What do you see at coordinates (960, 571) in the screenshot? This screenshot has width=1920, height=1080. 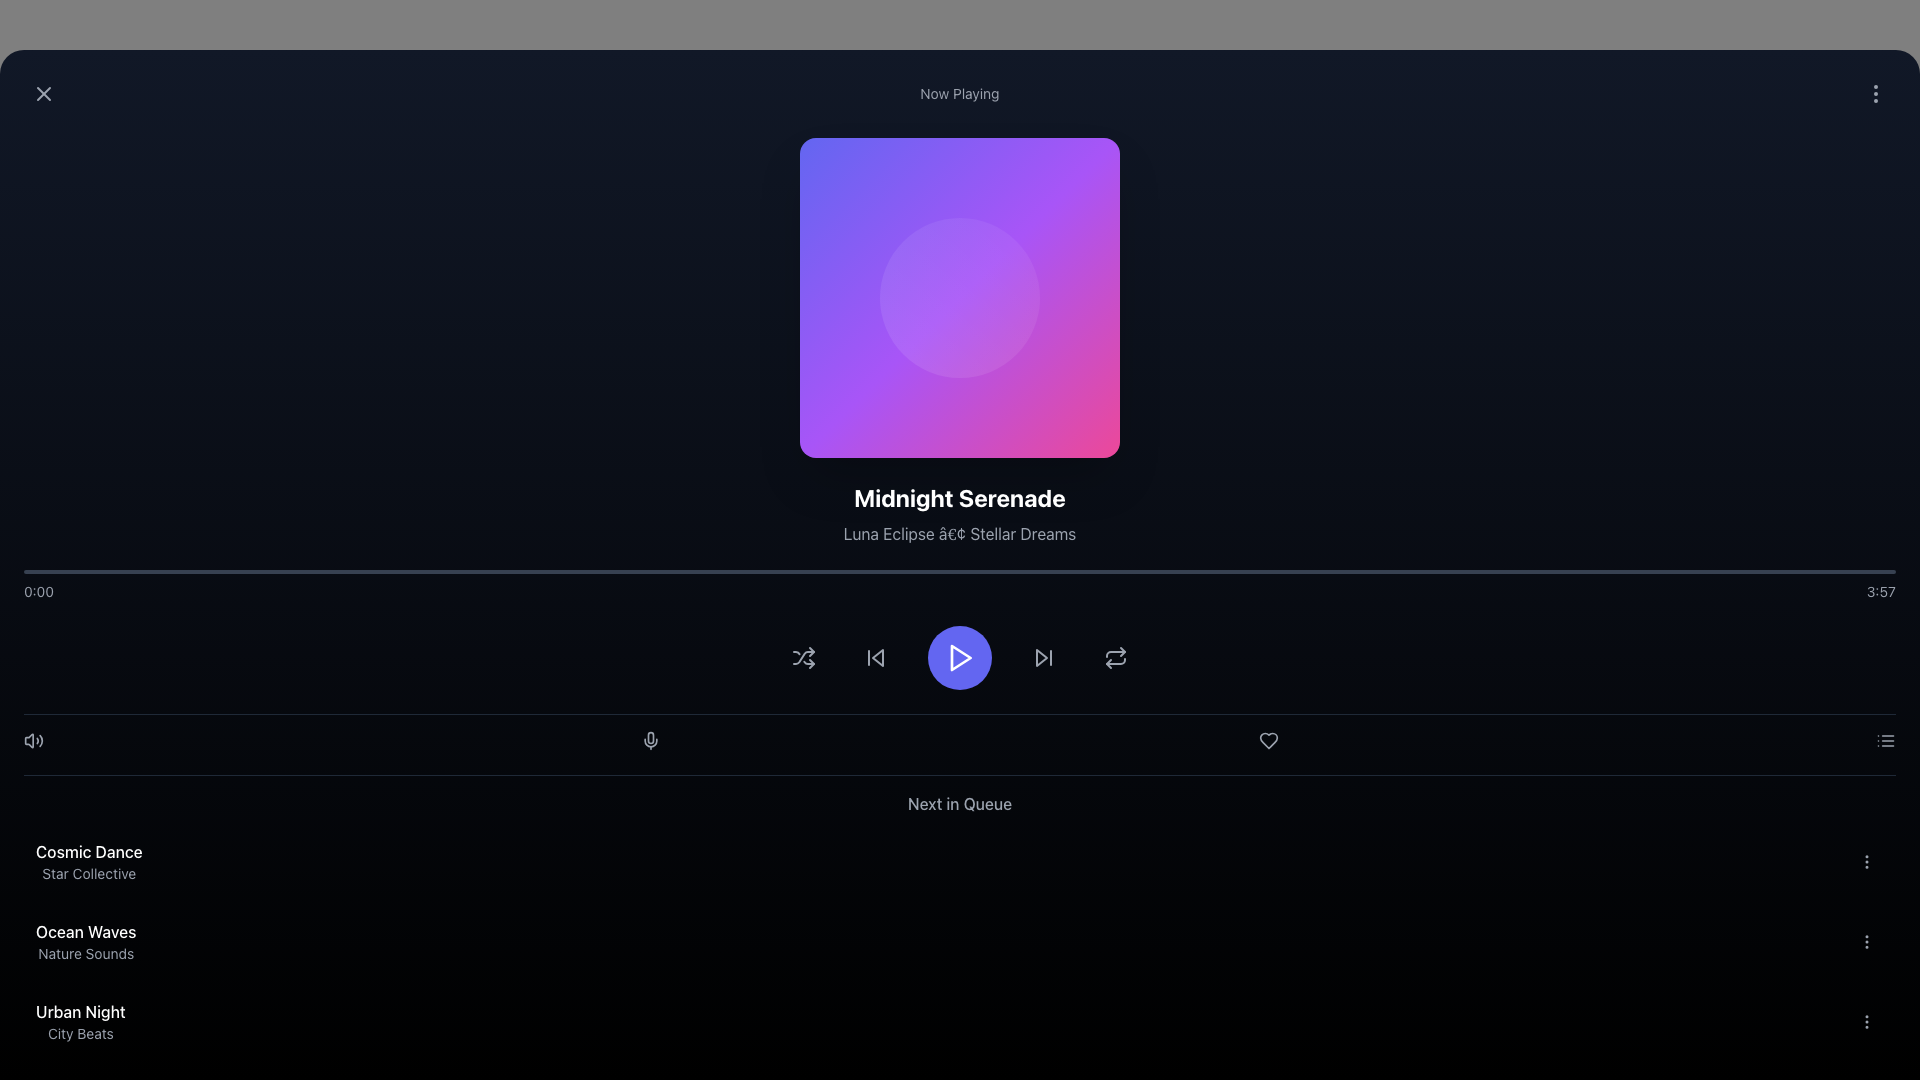 I see `the progress bar located at the bottom section of the interface to interact with the timeline for playback progress` at bounding box center [960, 571].